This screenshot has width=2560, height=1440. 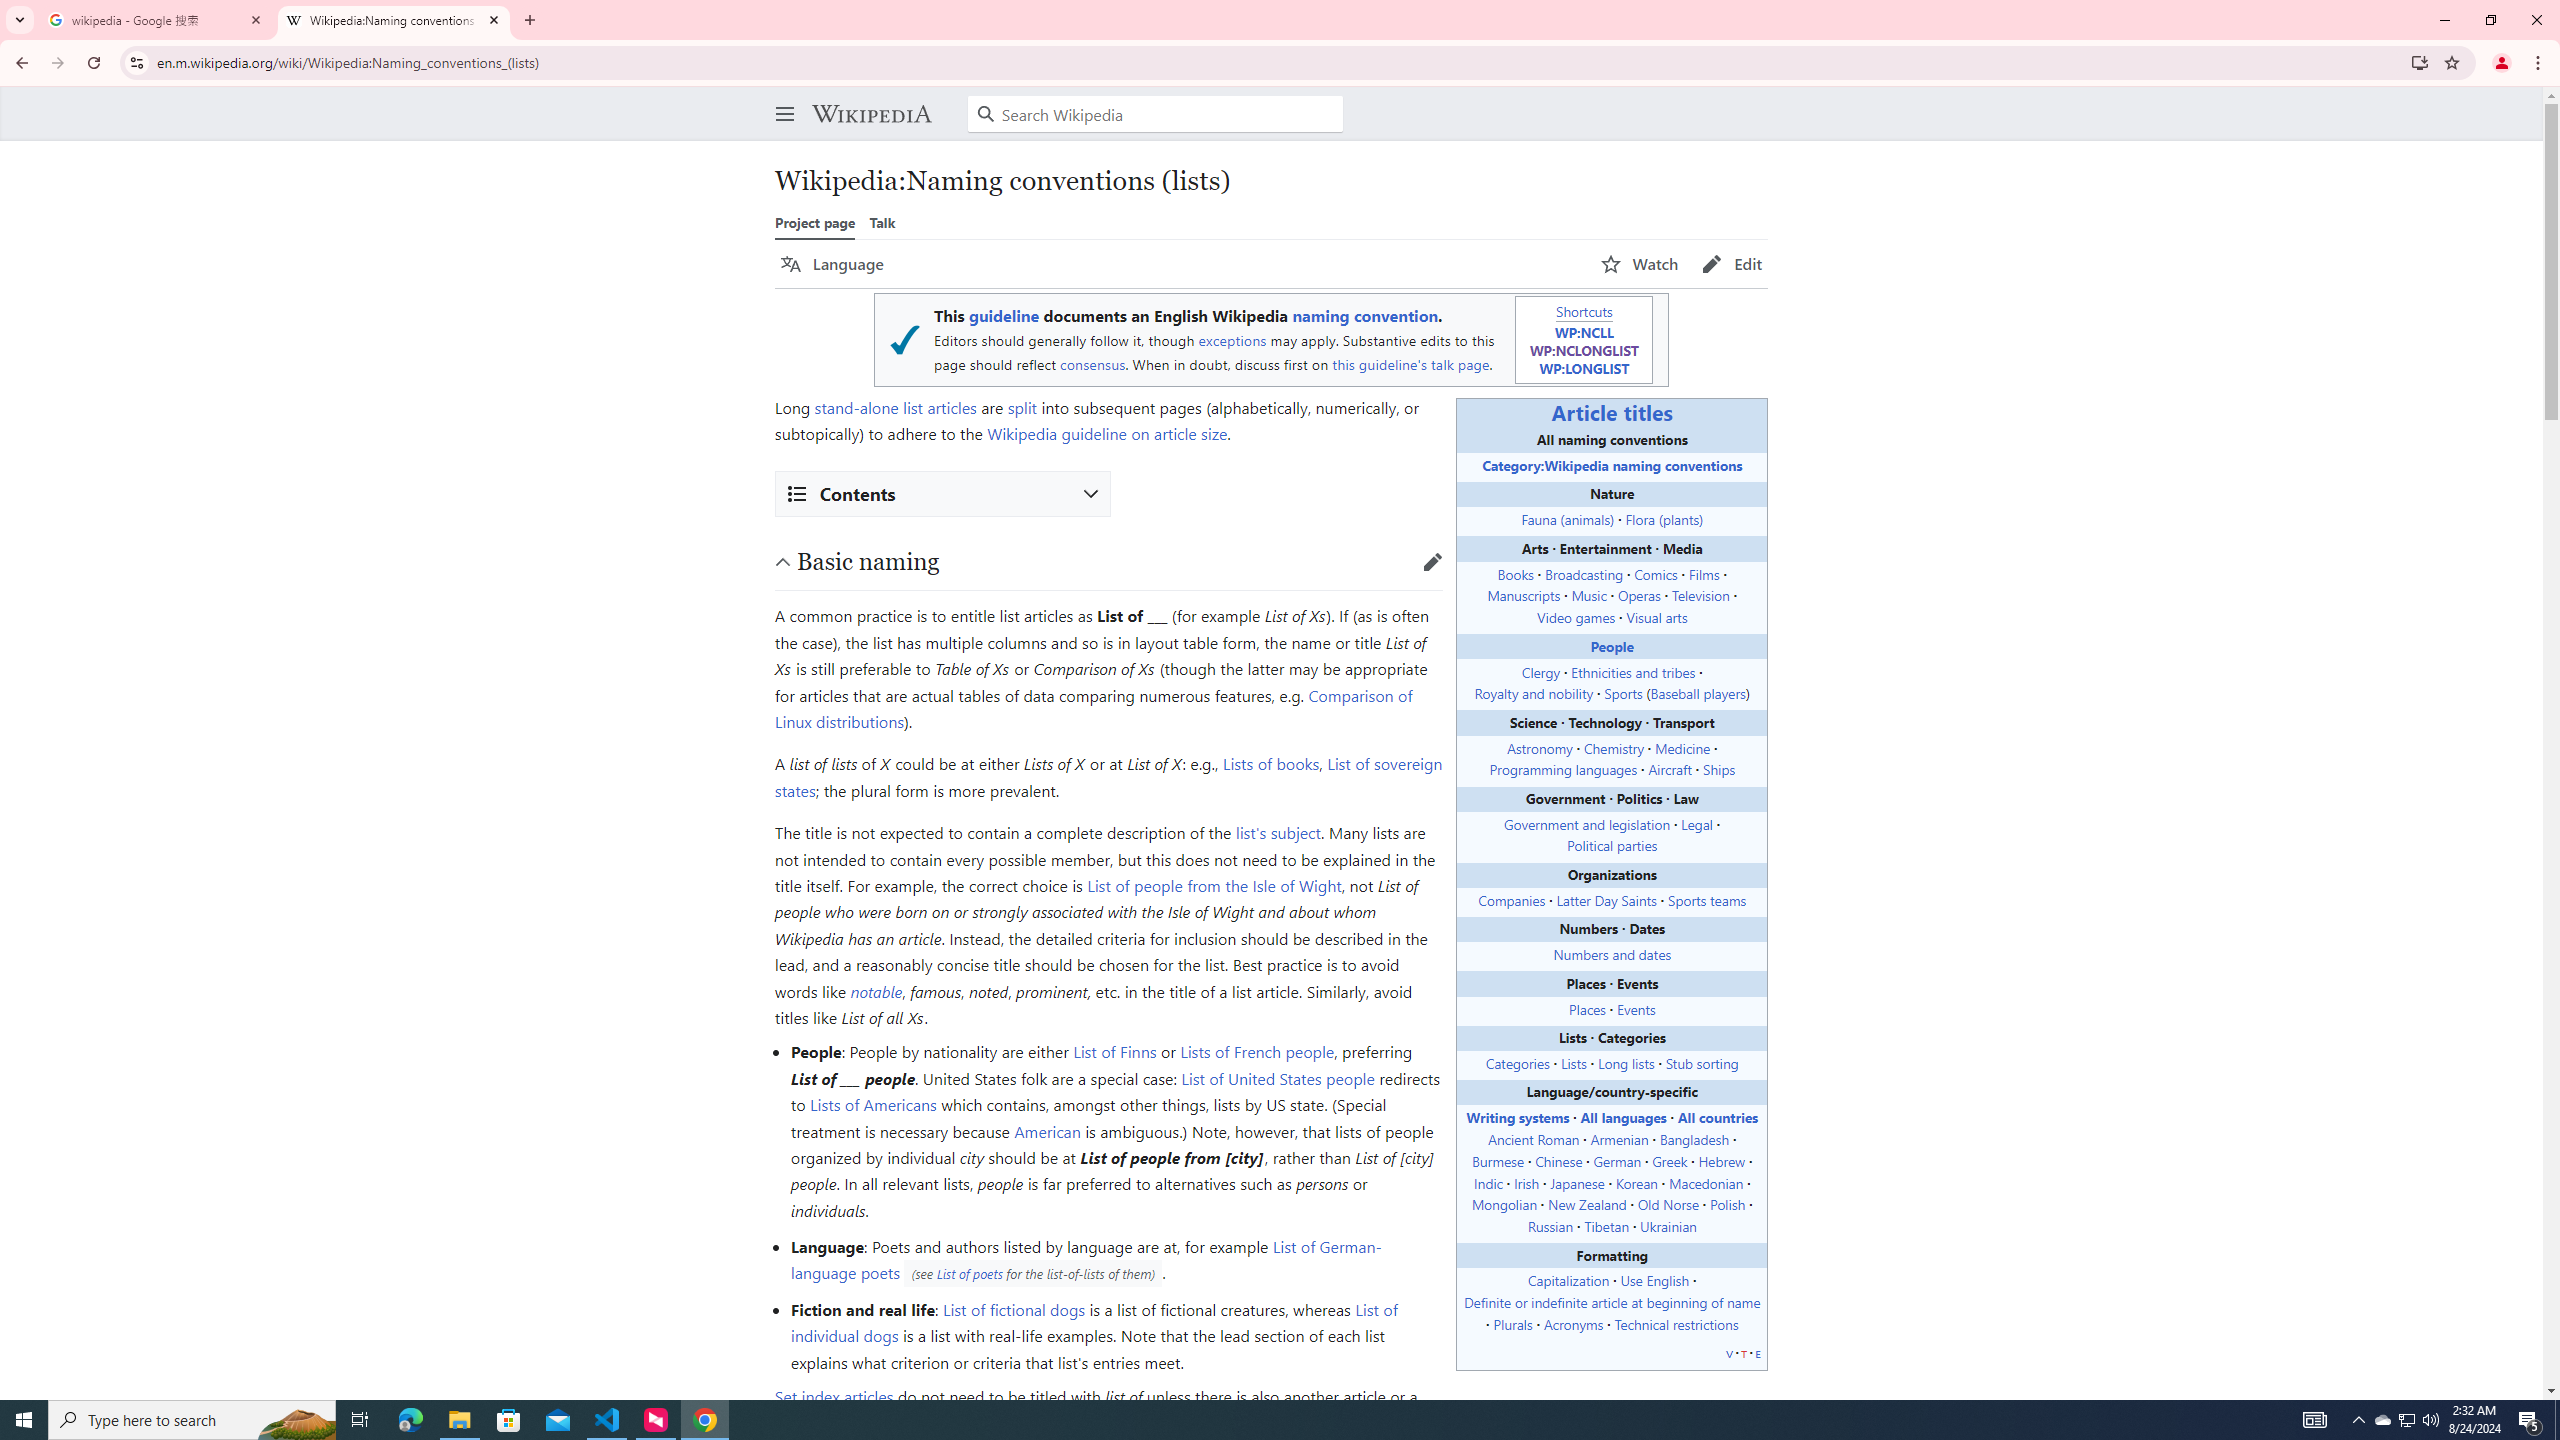 What do you see at coordinates (1092, 708) in the screenshot?
I see `'Comparison of Linux distributions'` at bounding box center [1092, 708].